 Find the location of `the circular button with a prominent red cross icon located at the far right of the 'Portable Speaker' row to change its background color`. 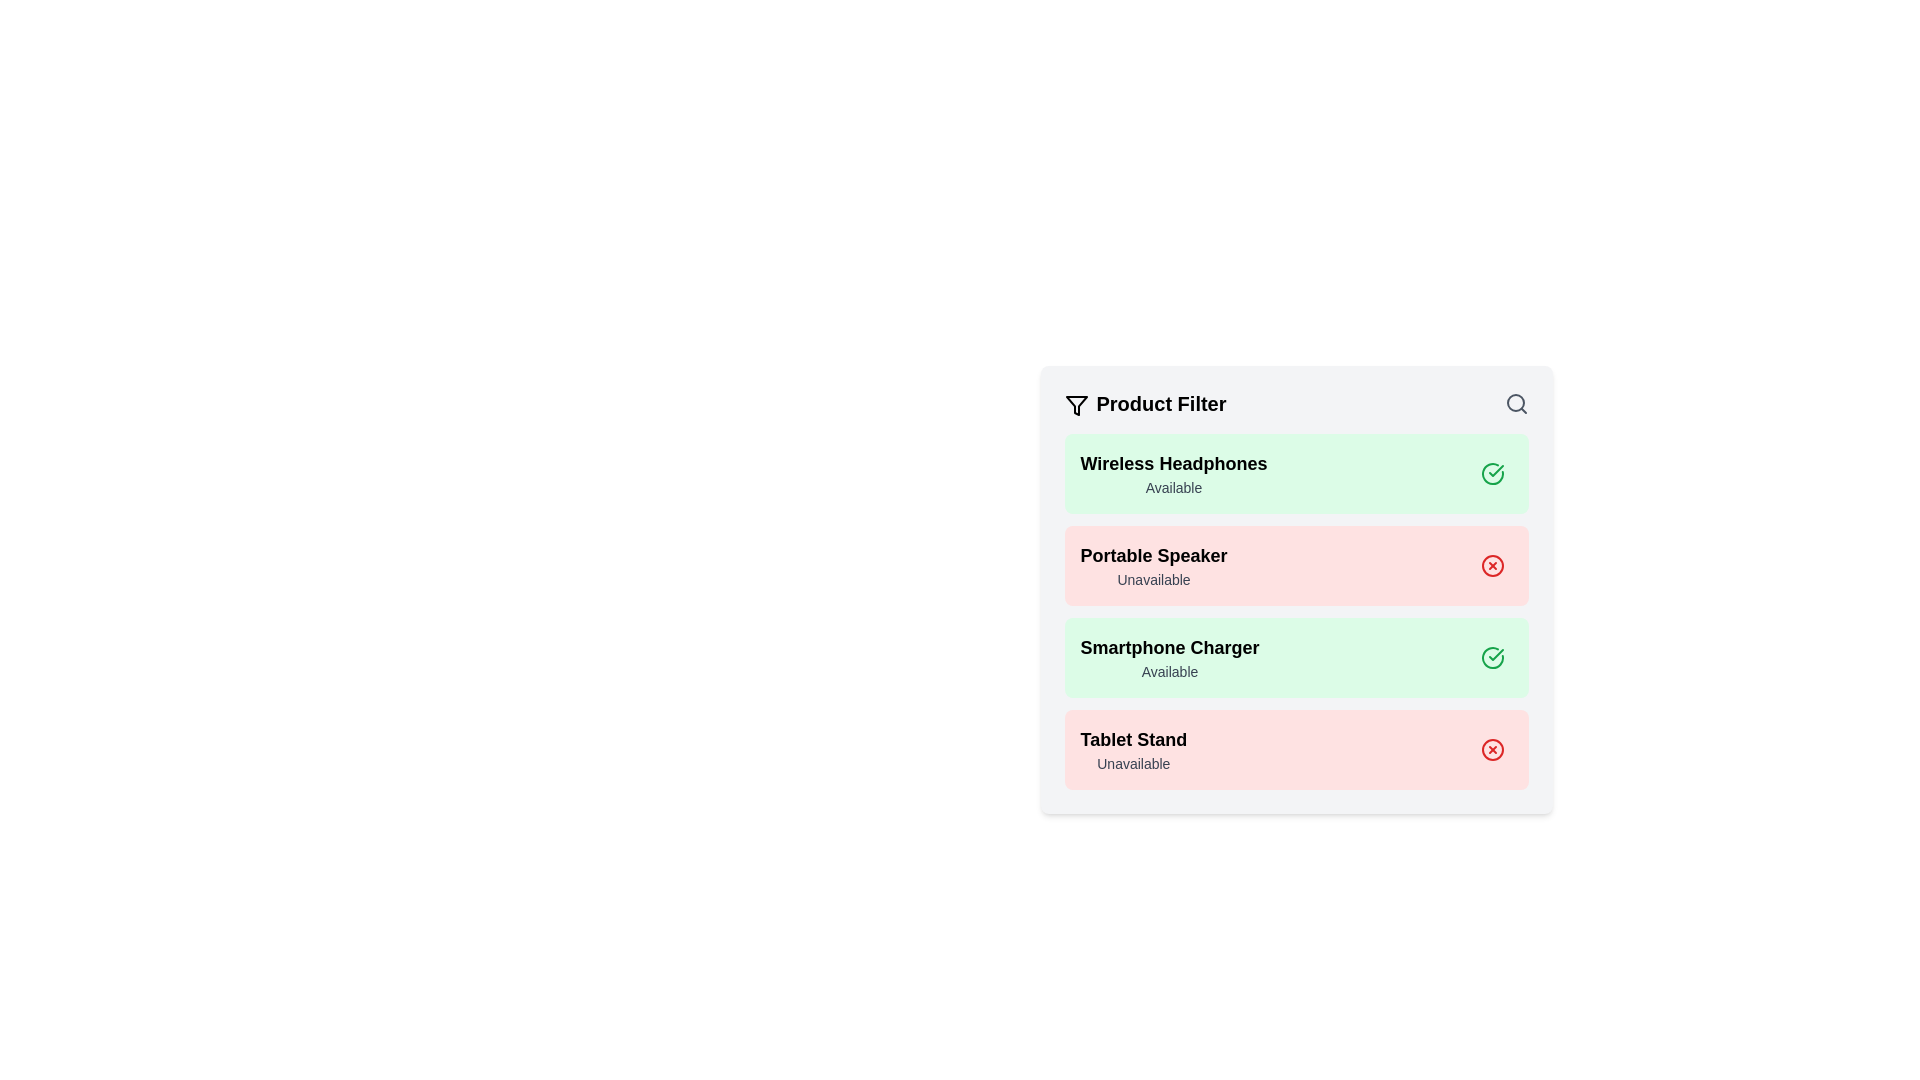

the circular button with a prominent red cross icon located at the far right of the 'Portable Speaker' row to change its background color is located at coordinates (1492, 566).